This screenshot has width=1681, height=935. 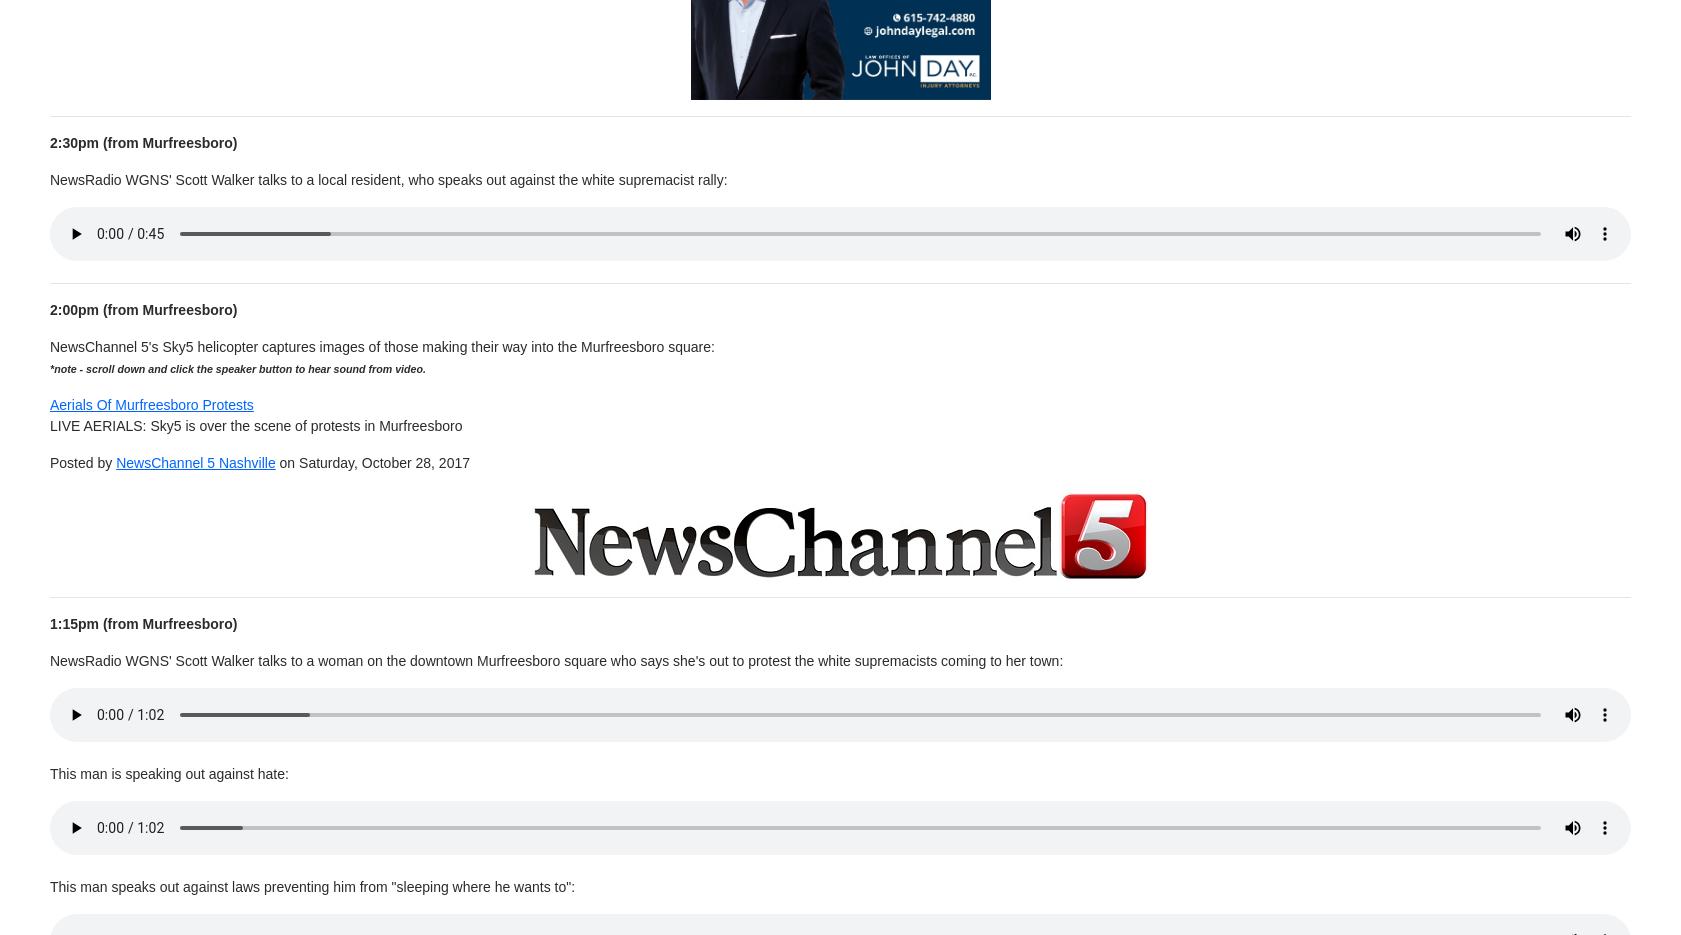 I want to click on 'NewsChannel 5's Sky5 helicopter captures images of those making their way into the Murfreesboro square:', so click(x=380, y=345).